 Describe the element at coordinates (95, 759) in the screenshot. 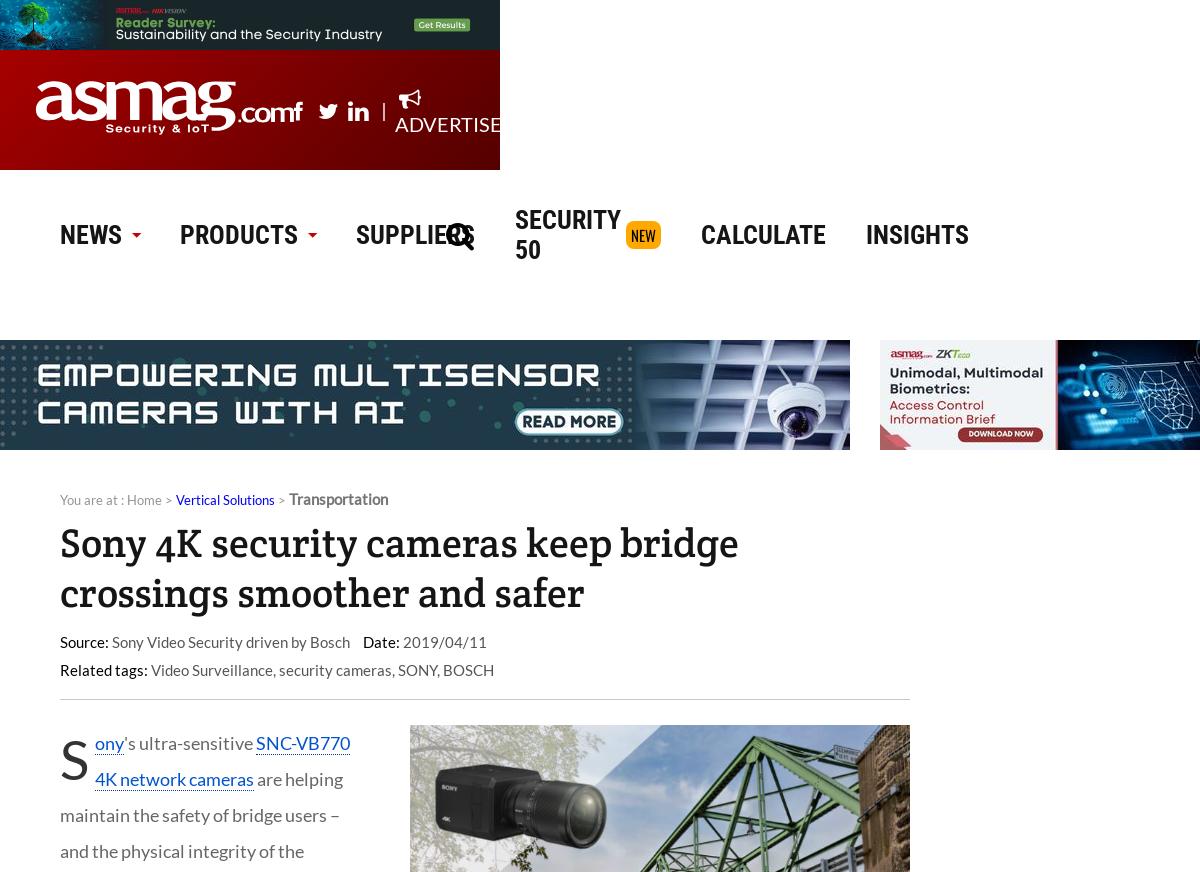

I see `'SNC-VB770 4K network cameras'` at that location.